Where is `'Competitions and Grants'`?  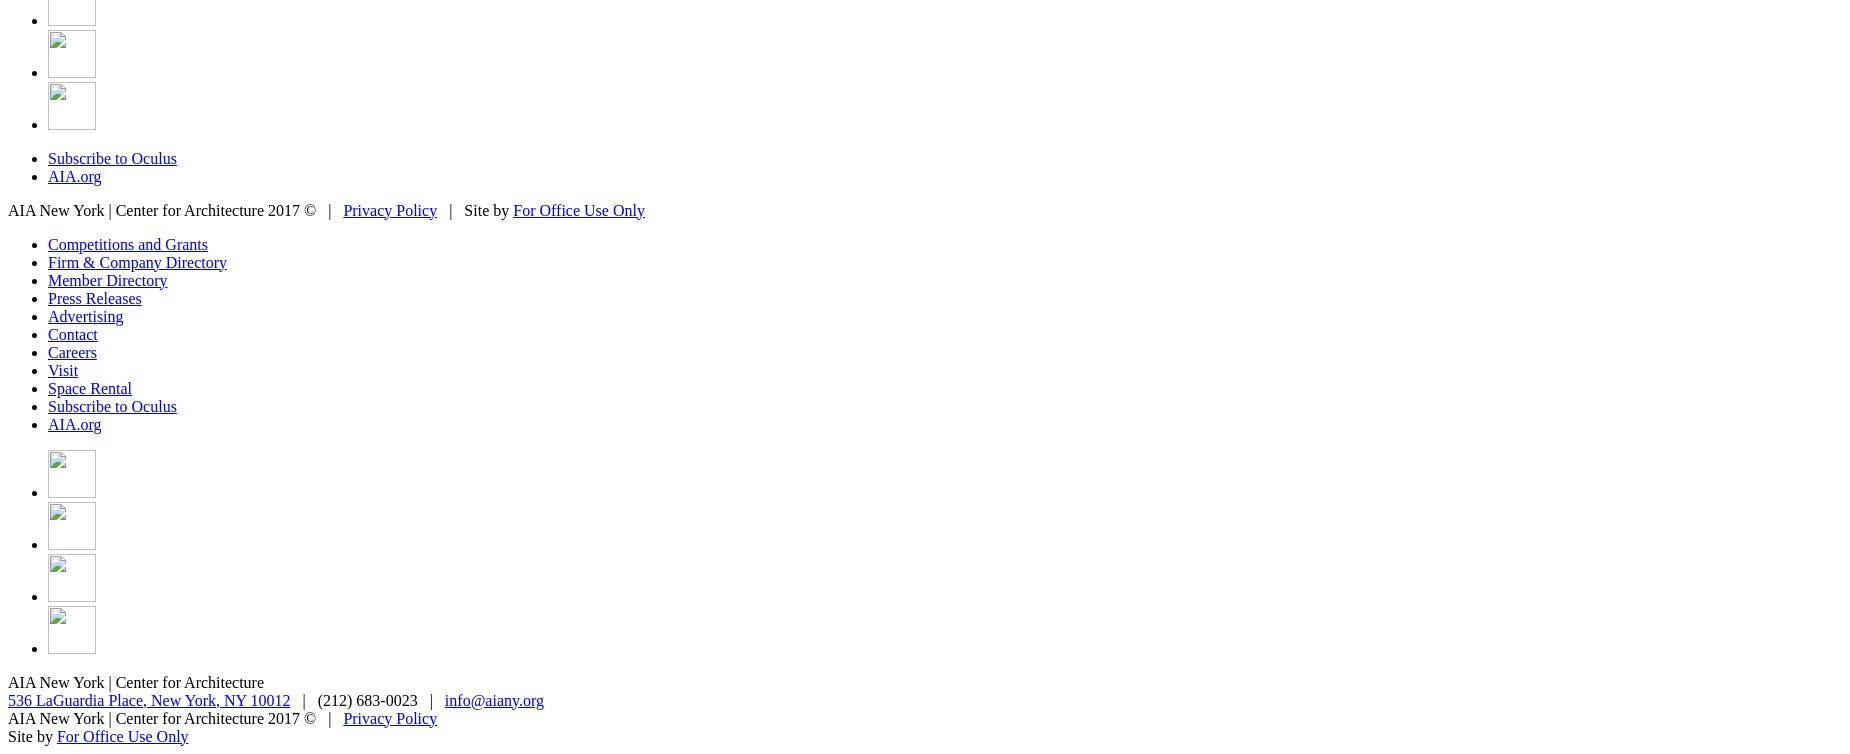
'Competitions and Grants' is located at coordinates (126, 242).